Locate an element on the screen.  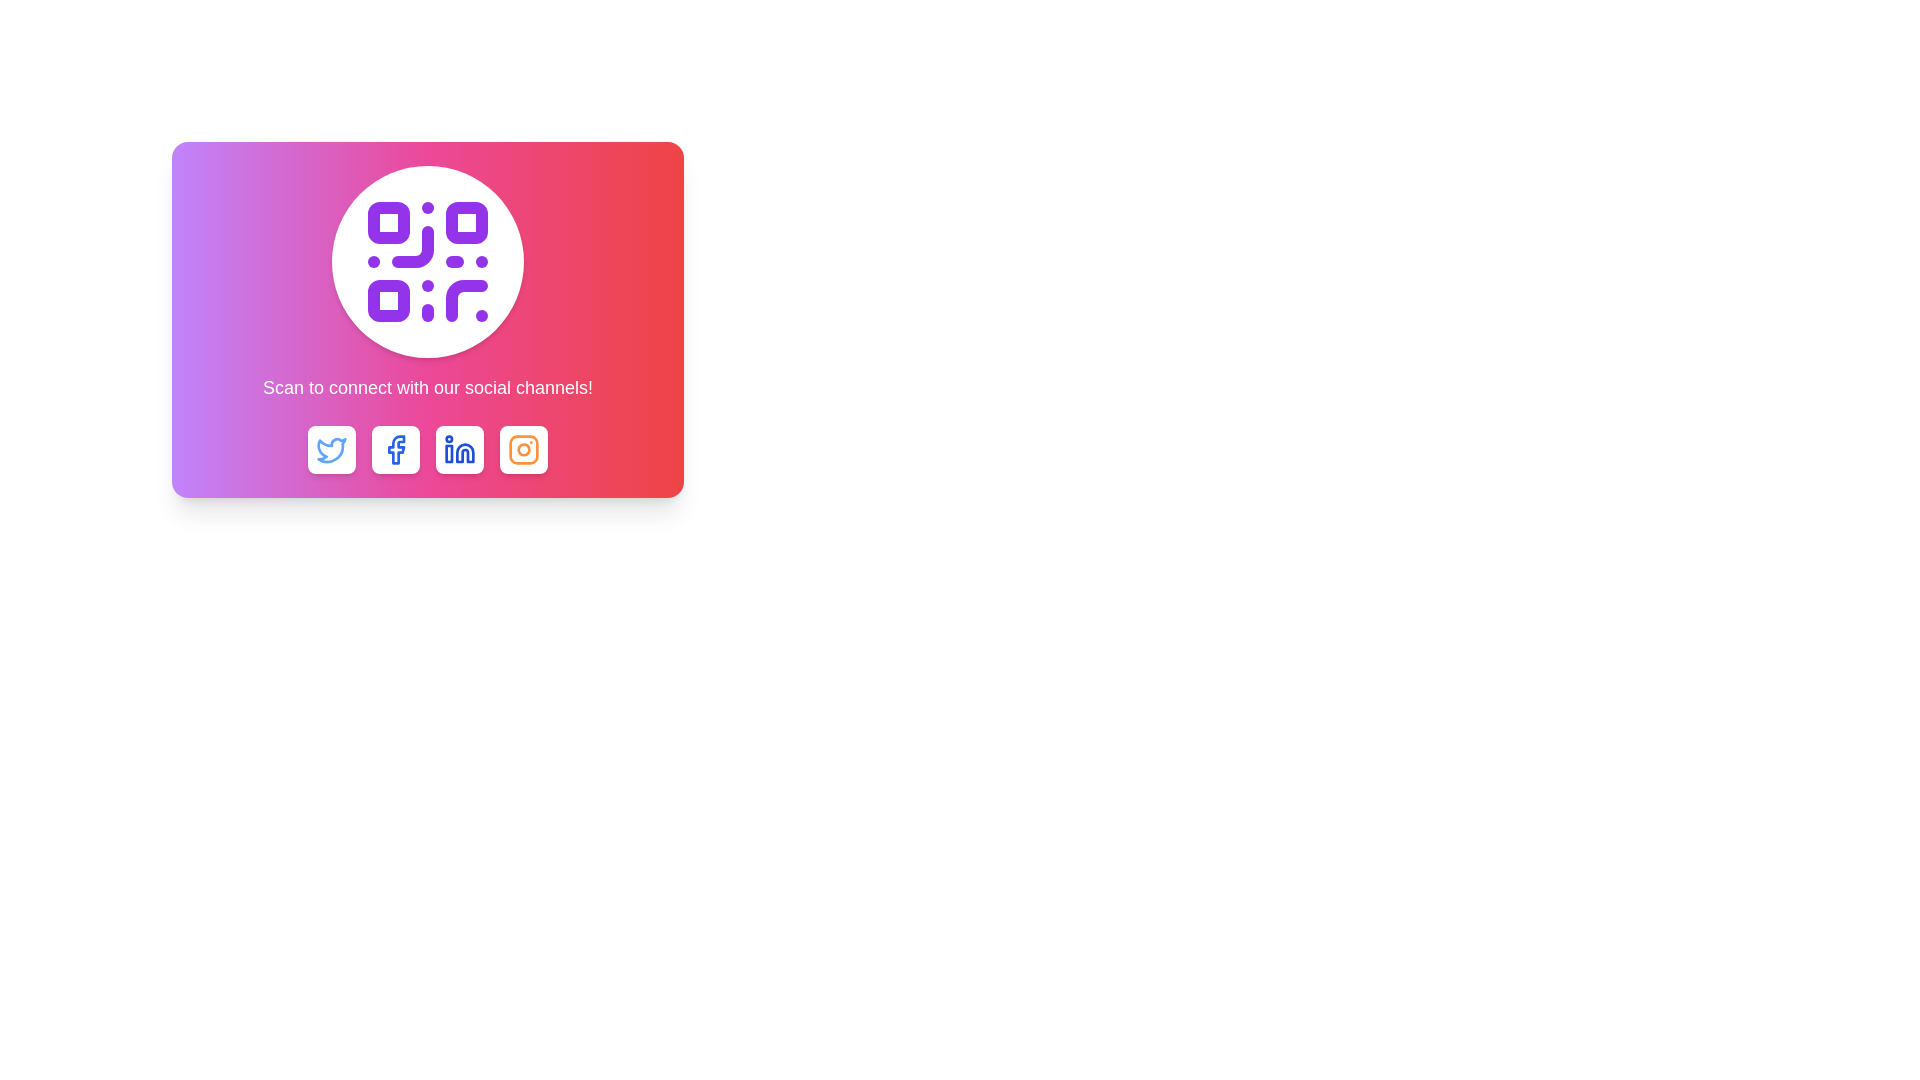
the small purple square component of the QR code, located at the lower-left section and being the third visible square is located at coordinates (388, 300).